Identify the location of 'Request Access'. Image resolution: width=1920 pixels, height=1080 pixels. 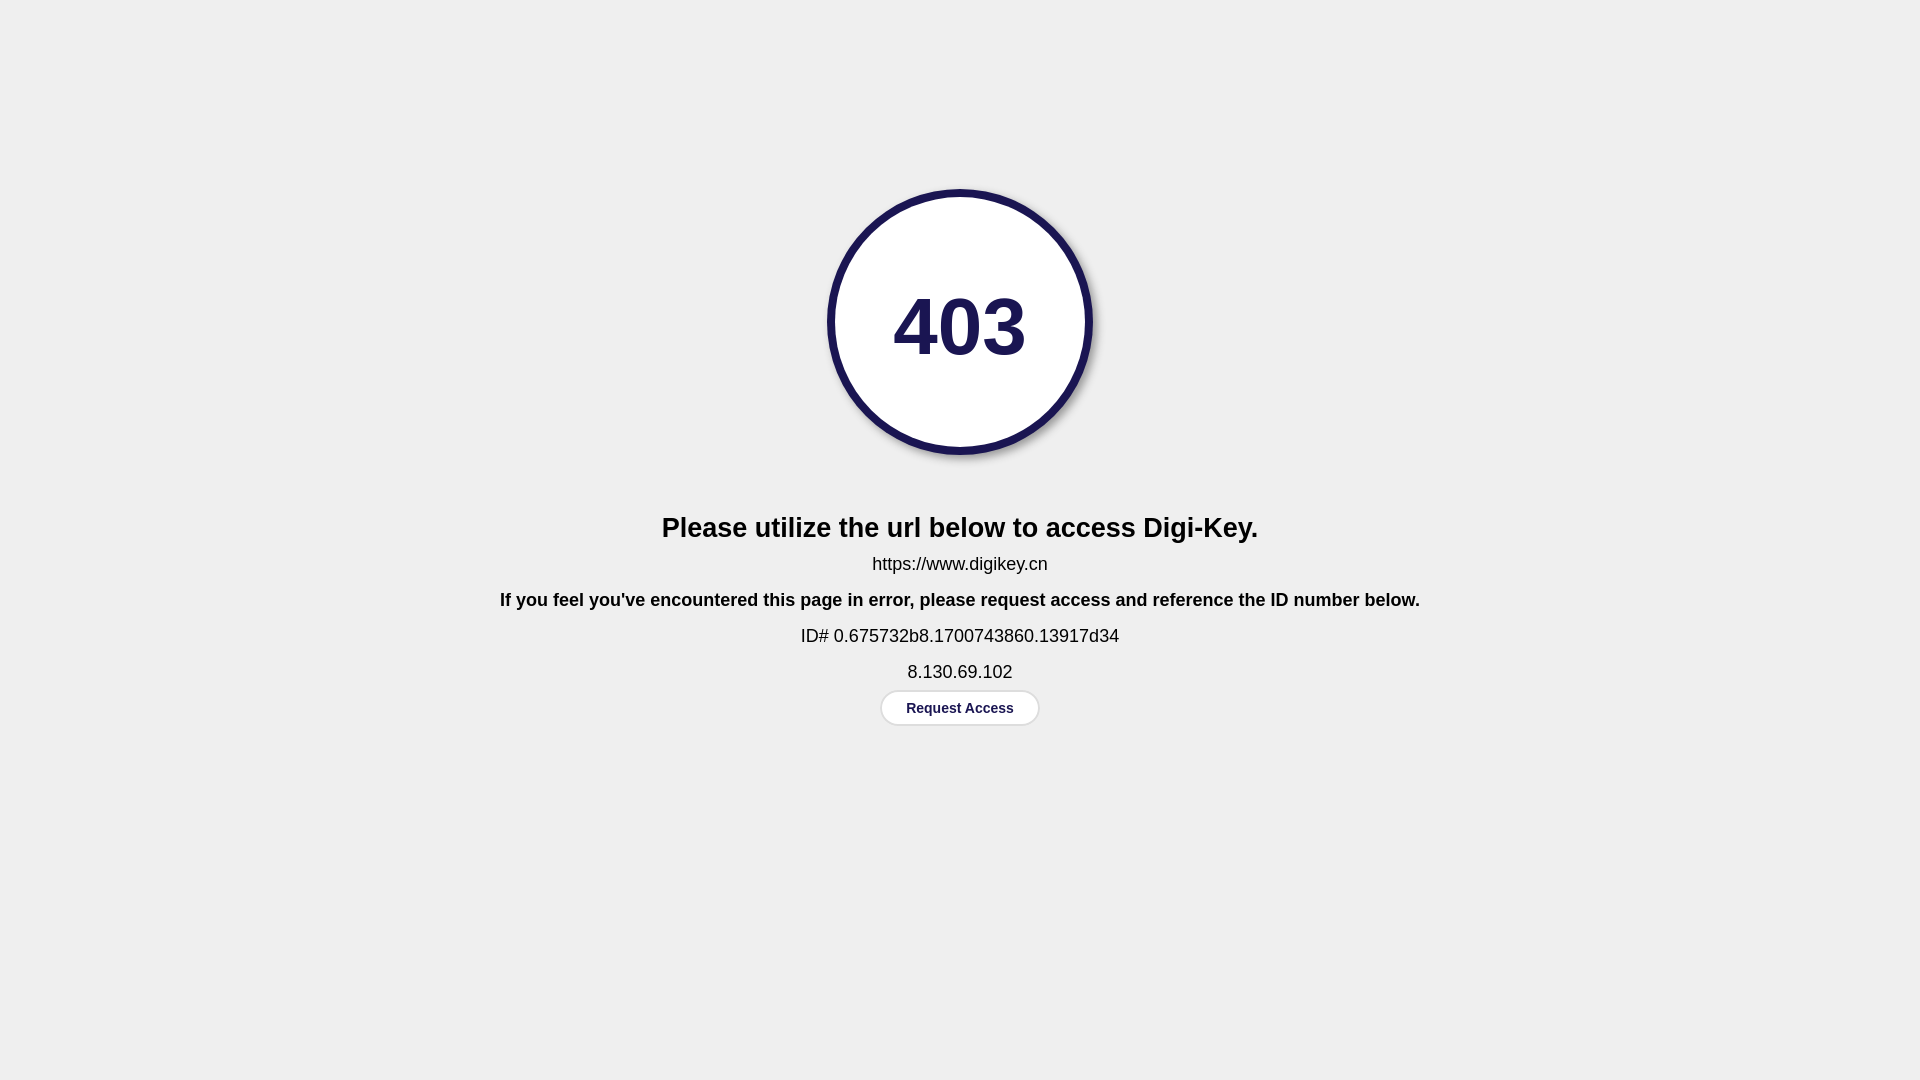
(960, 707).